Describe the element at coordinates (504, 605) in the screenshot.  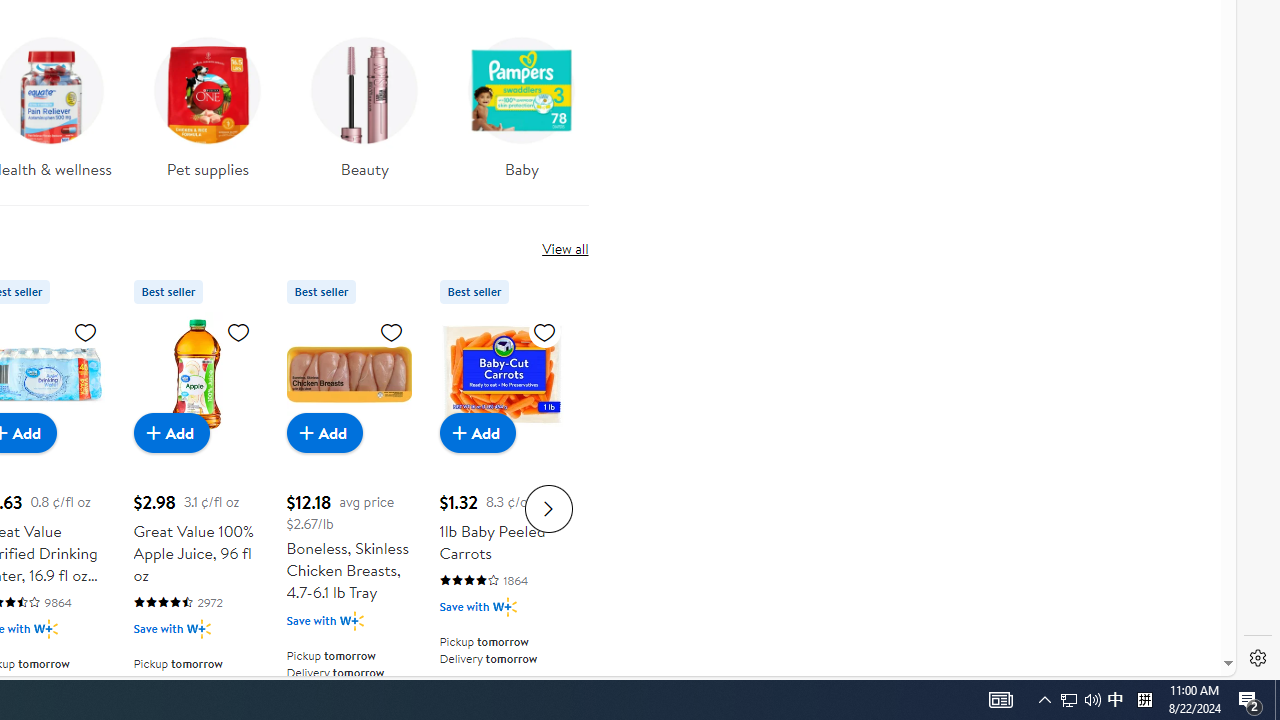
I see `'Walmart Plus'` at that location.